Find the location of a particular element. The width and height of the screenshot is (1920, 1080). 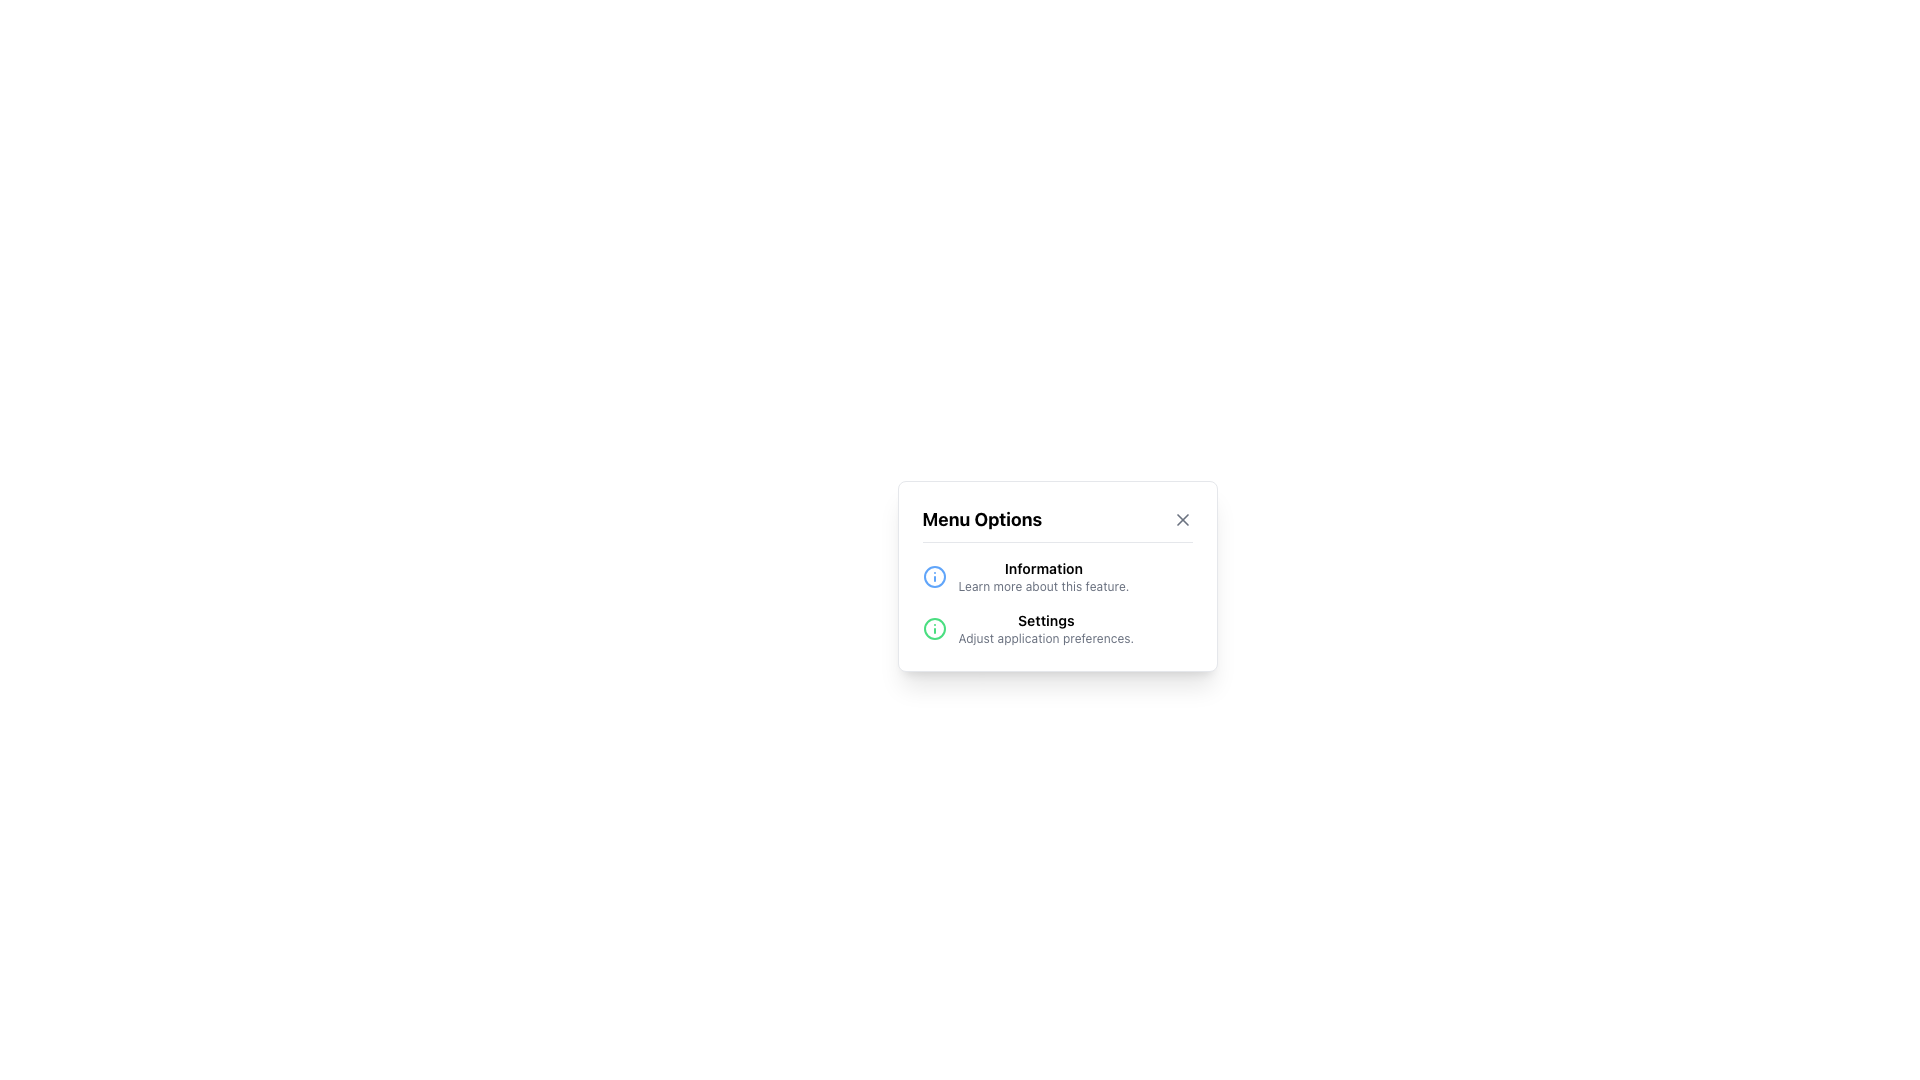

the Icon Element, which visually represents a part of an icon in the options dialog, centered within the circular SVG icon is located at coordinates (933, 576).